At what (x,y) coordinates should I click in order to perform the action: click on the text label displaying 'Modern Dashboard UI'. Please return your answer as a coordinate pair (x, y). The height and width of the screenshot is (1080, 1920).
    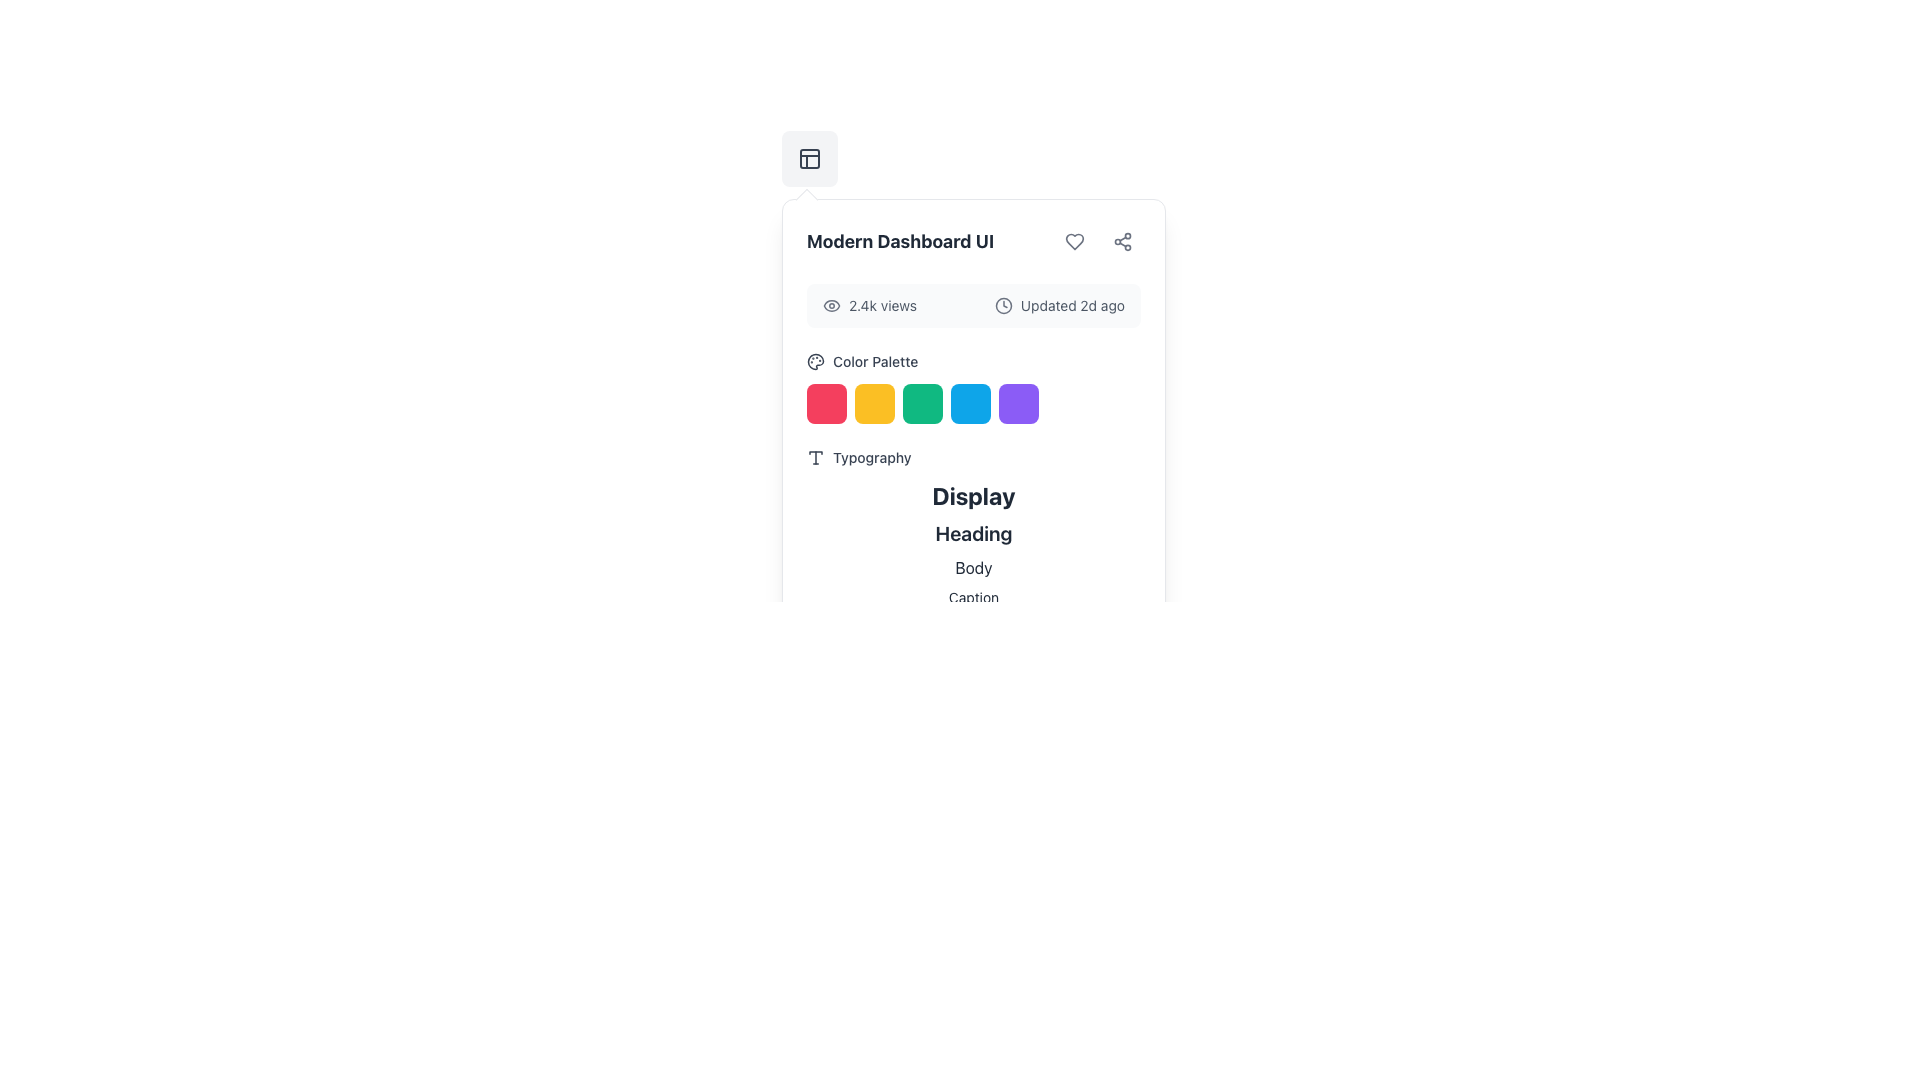
    Looking at the image, I should click on (899, 241).